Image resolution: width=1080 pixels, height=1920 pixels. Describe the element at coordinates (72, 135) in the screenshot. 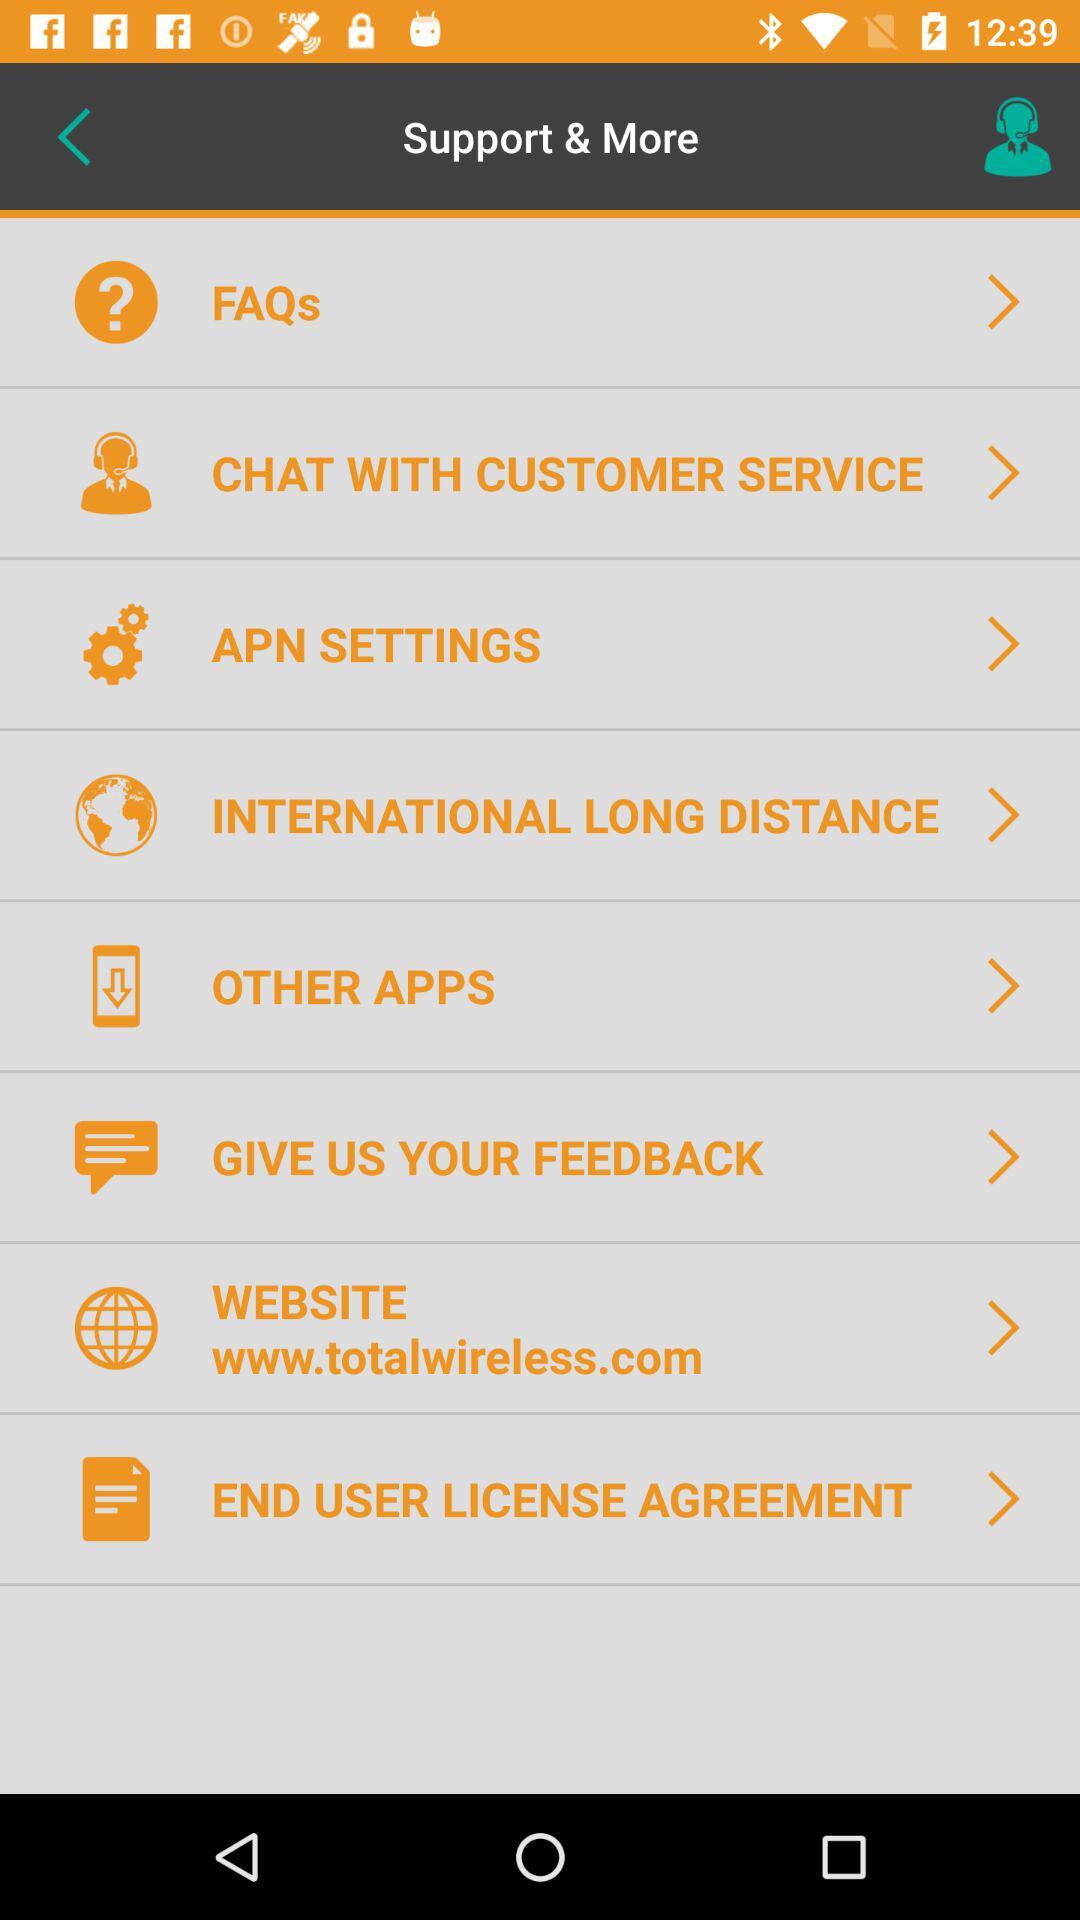

I see `icon next to the support & more` at that location.